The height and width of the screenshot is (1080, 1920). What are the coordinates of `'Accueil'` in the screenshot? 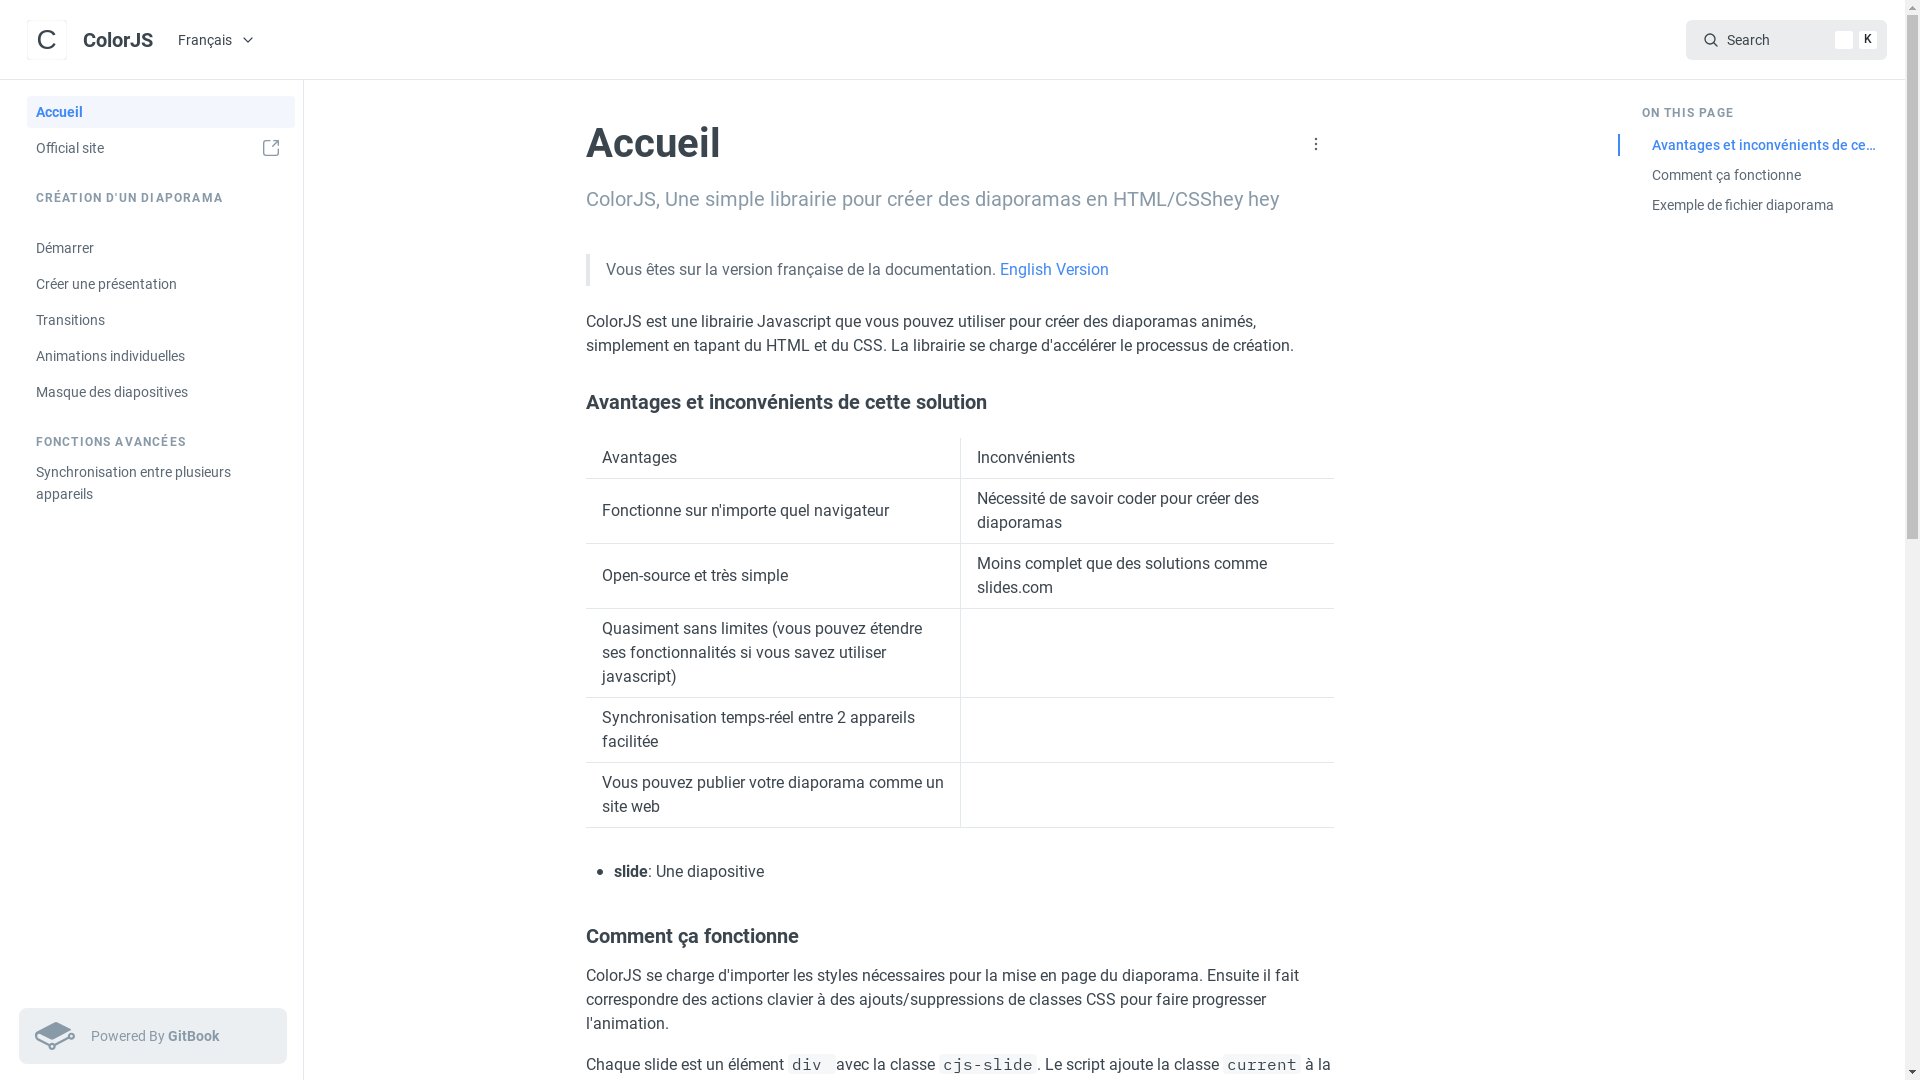 It's located at (158, 111).